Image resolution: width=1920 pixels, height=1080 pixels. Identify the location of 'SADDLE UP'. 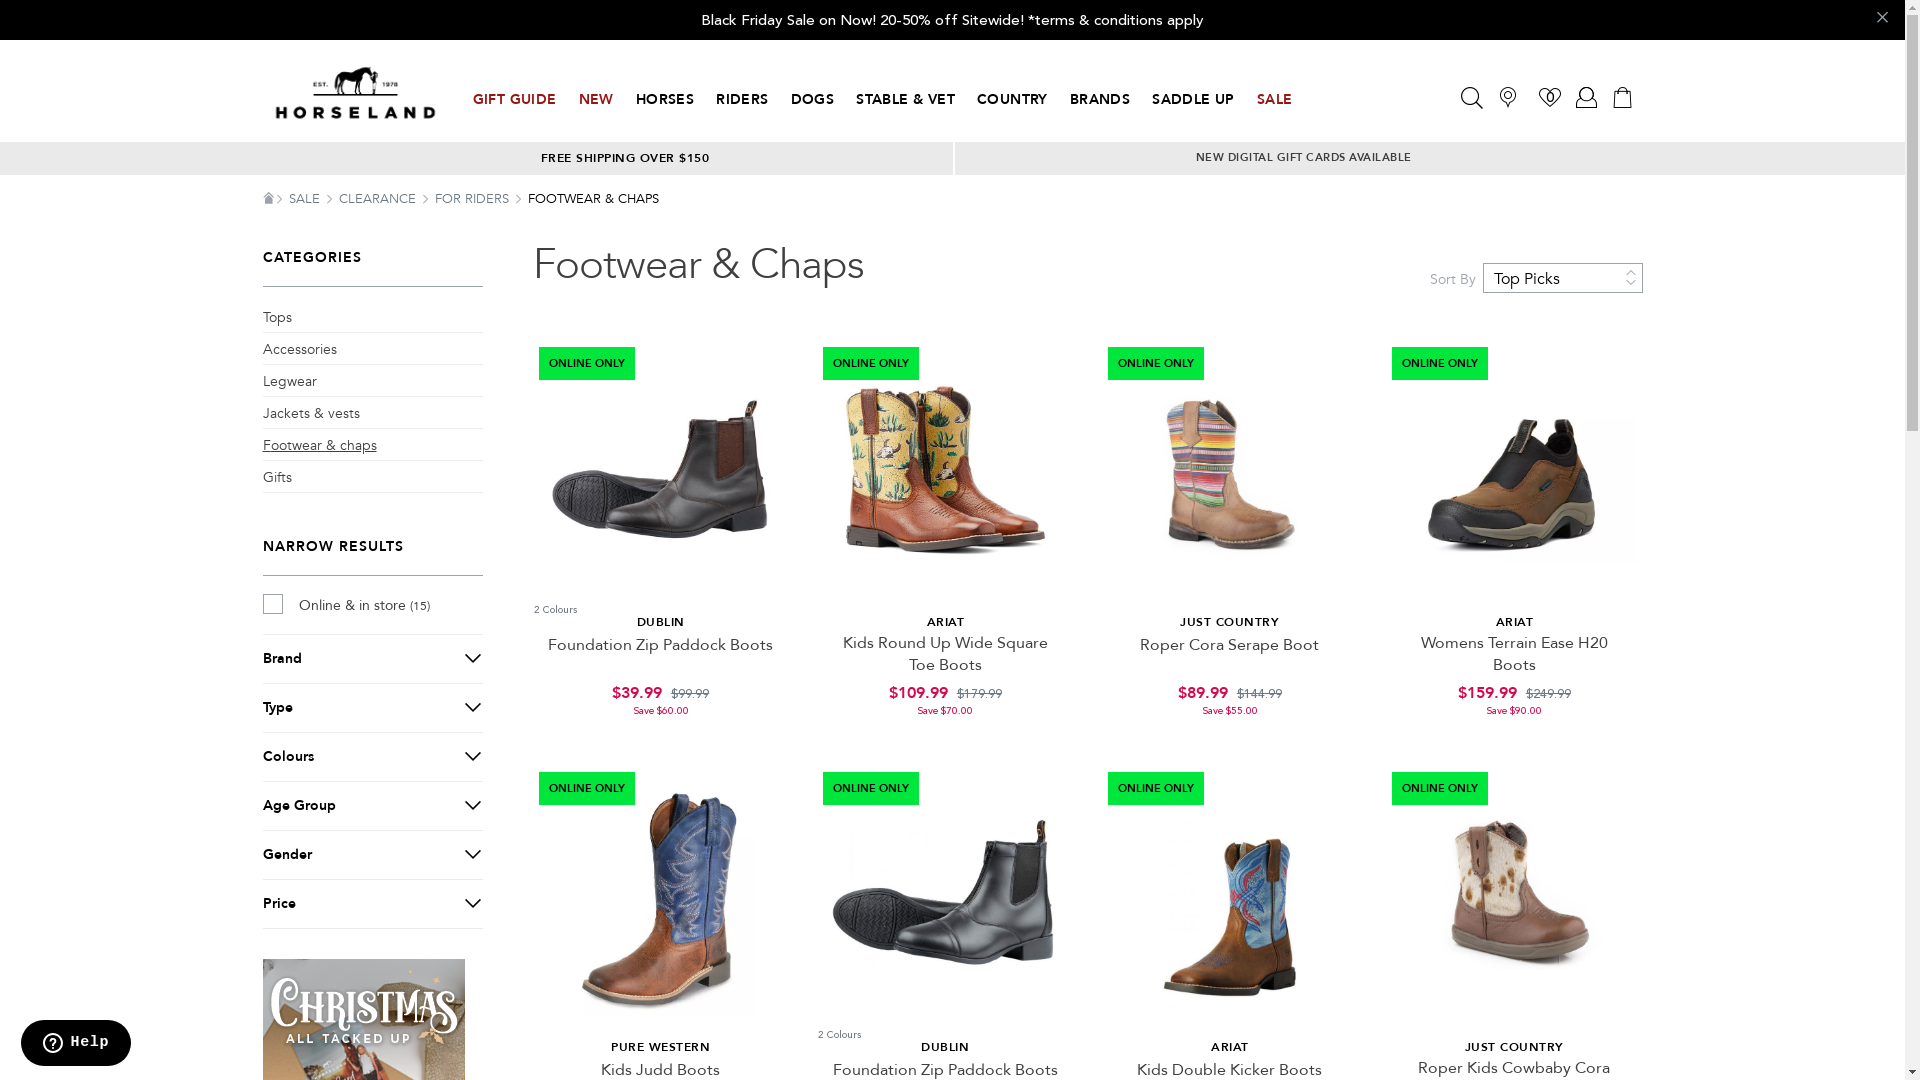
(1193, 100).